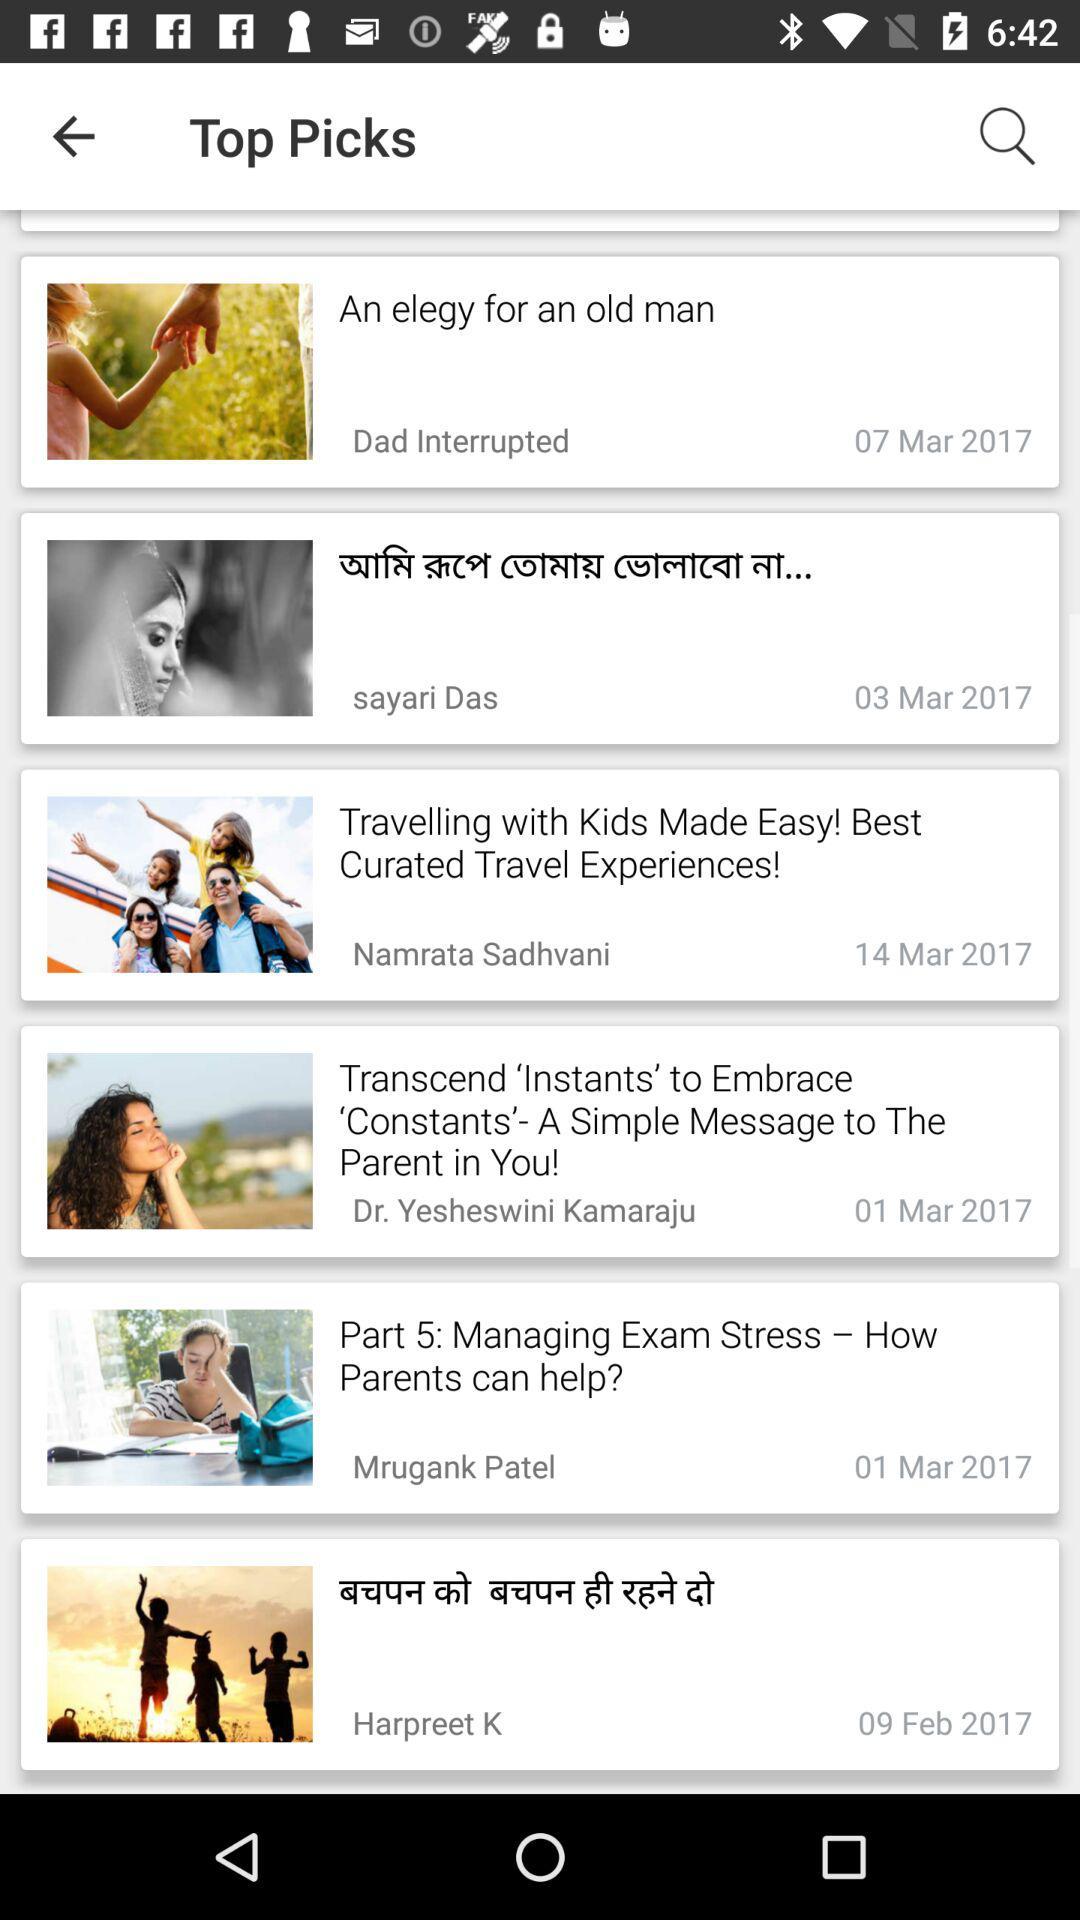 Image resolution: width=1080 pixels, height=1920 pixels. What do you see at coordinates (454, 1460) in the screenshot?
I see `item to the left of 01 mar 2017 item` at bounding box center [454, 1460].